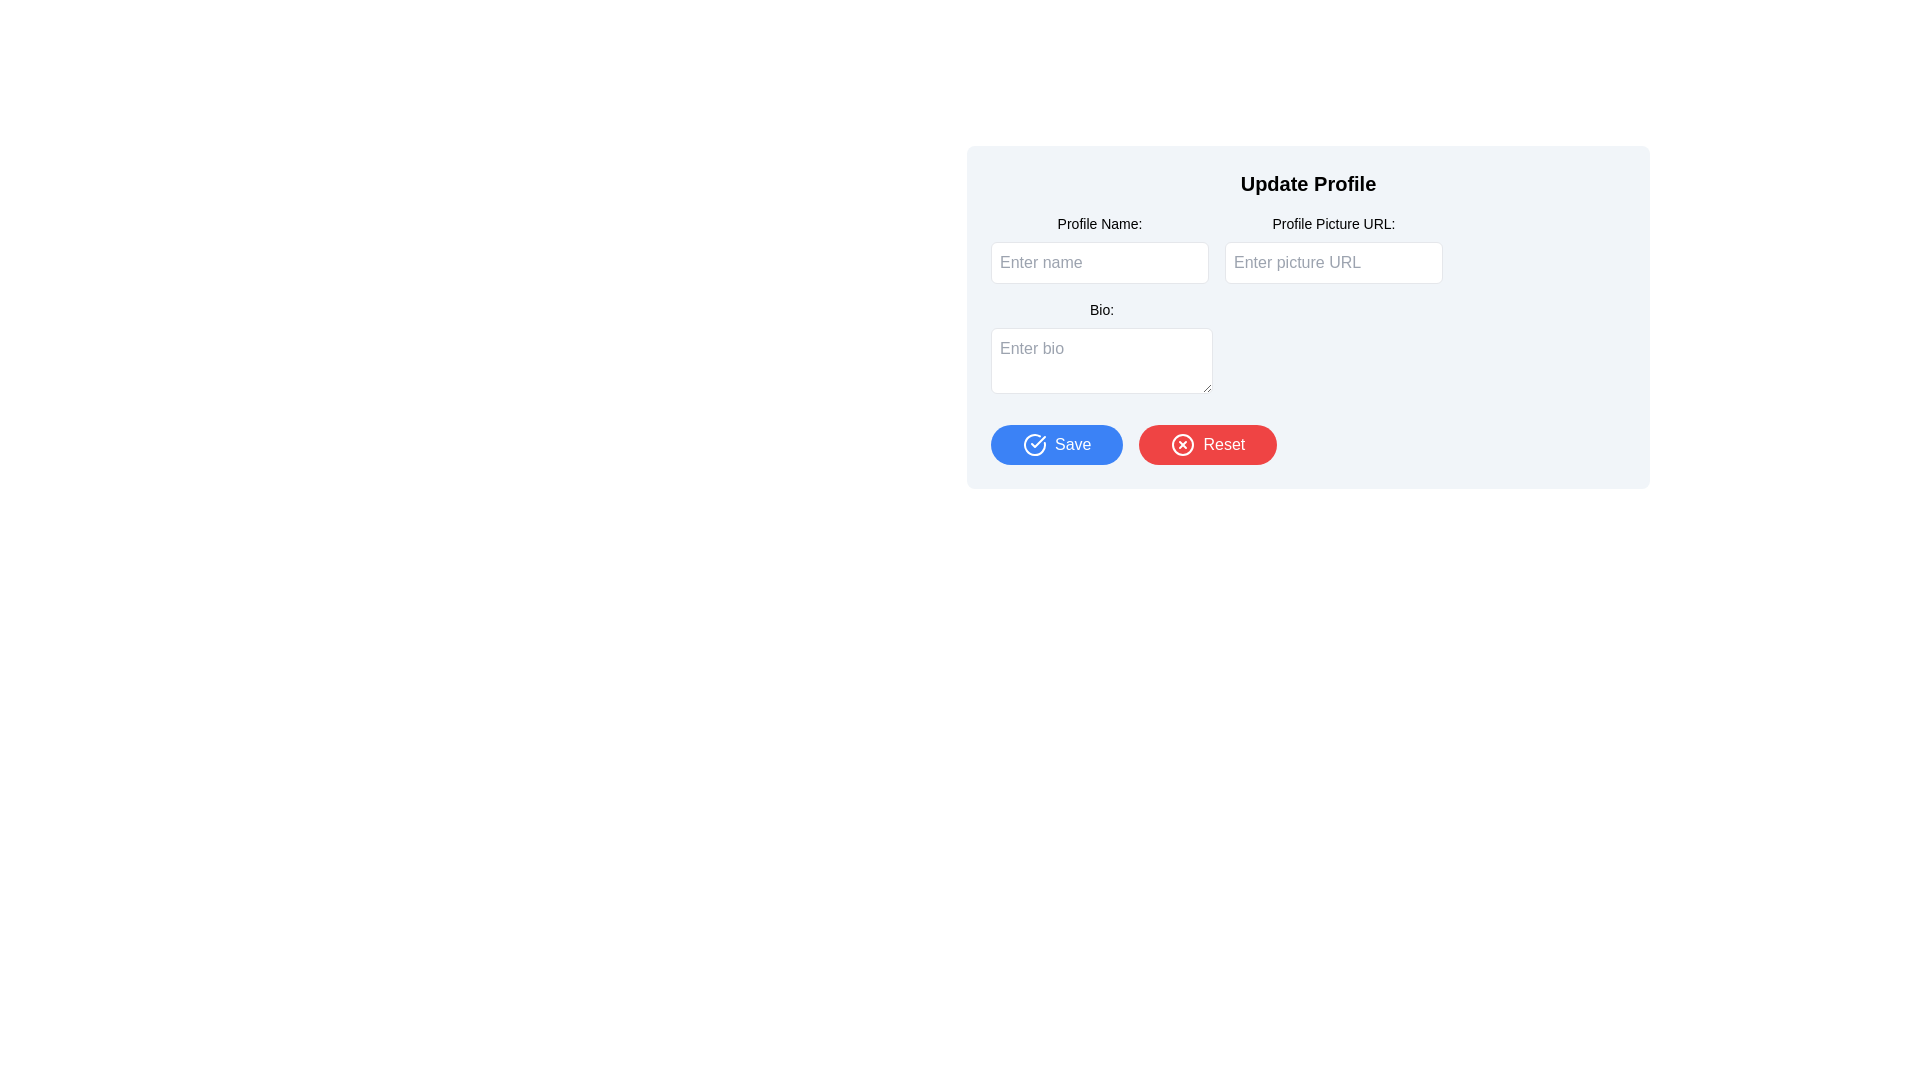 This screenshot has height=1080, width=1920. What do you see at coordinates (1207, 443) in the screenshot?
I see `the red 'Reset' button with rounded edges that contains the text 'Reset' in white, located to the right of the blue 'Save' button, to reset the form inputs` at bounding box center [1207, 443].